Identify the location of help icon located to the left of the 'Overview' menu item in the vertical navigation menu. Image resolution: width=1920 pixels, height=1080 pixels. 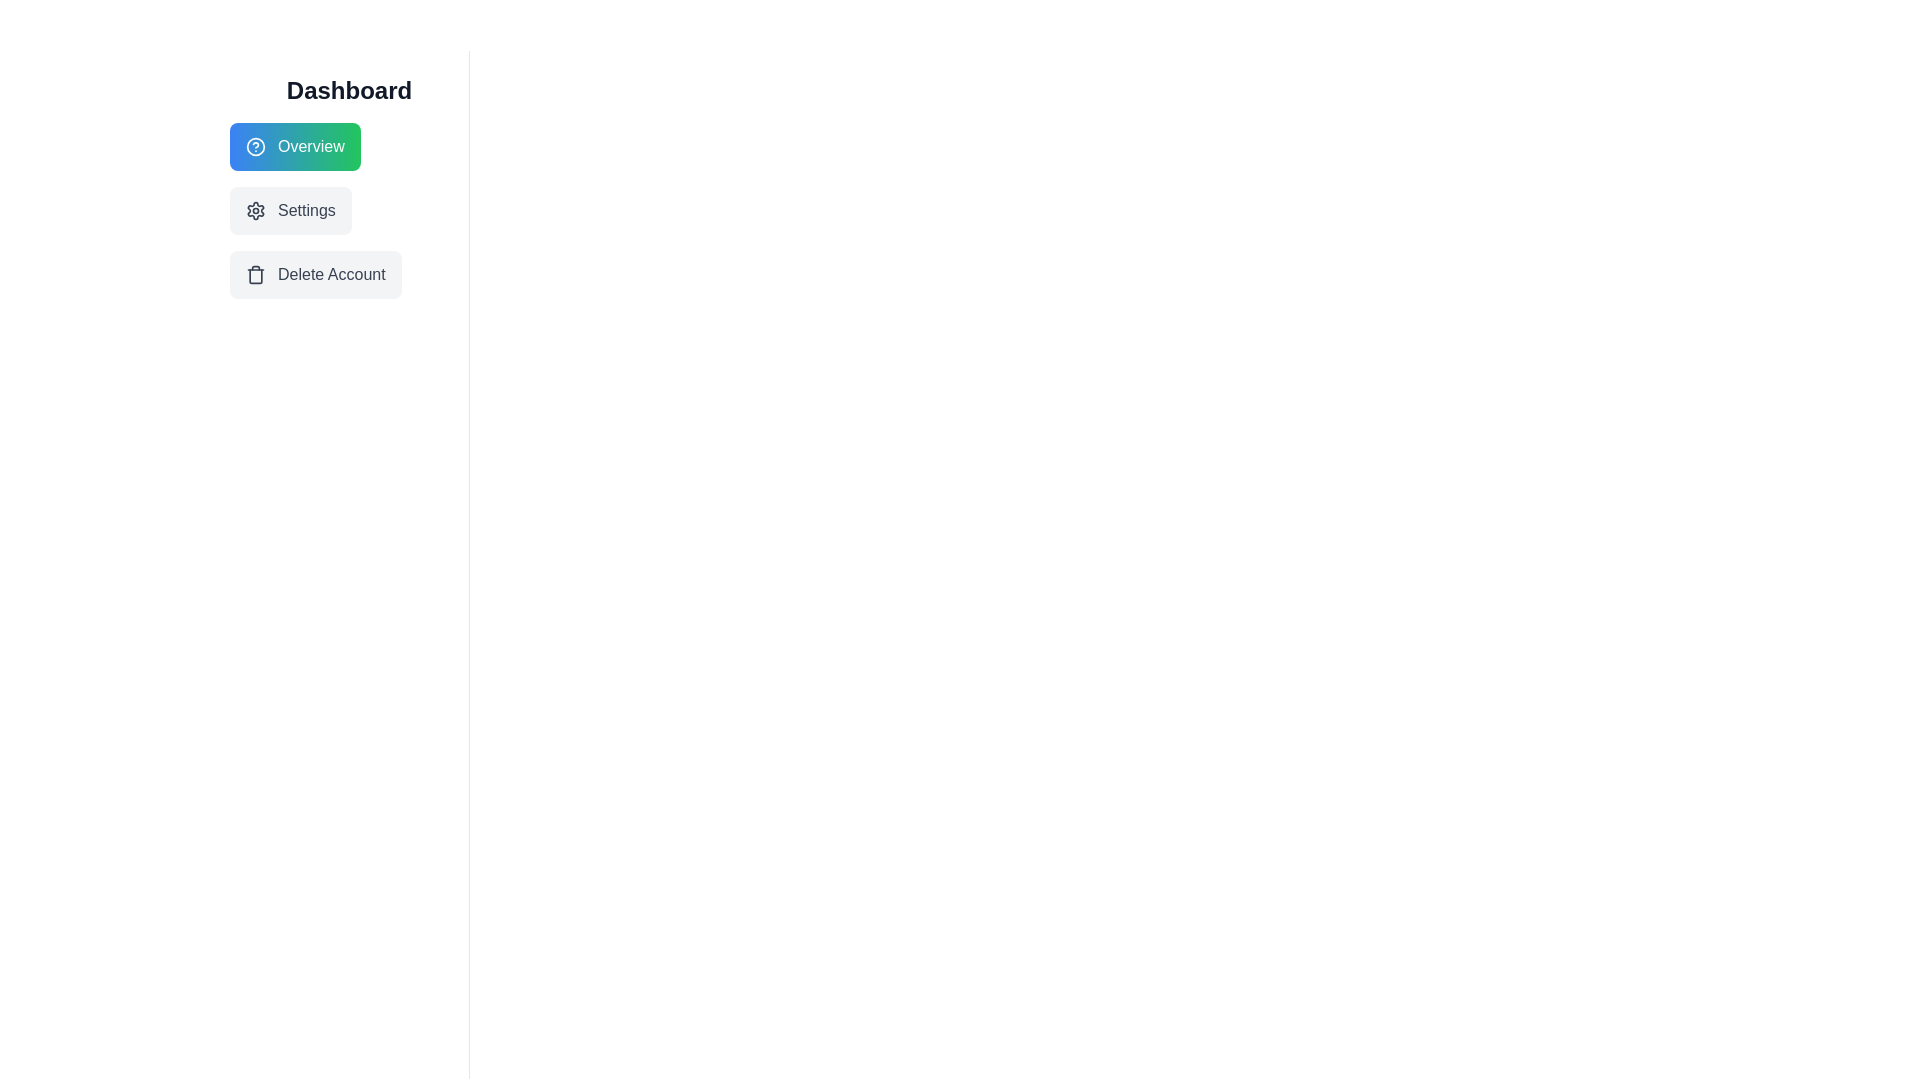
(254, 145).